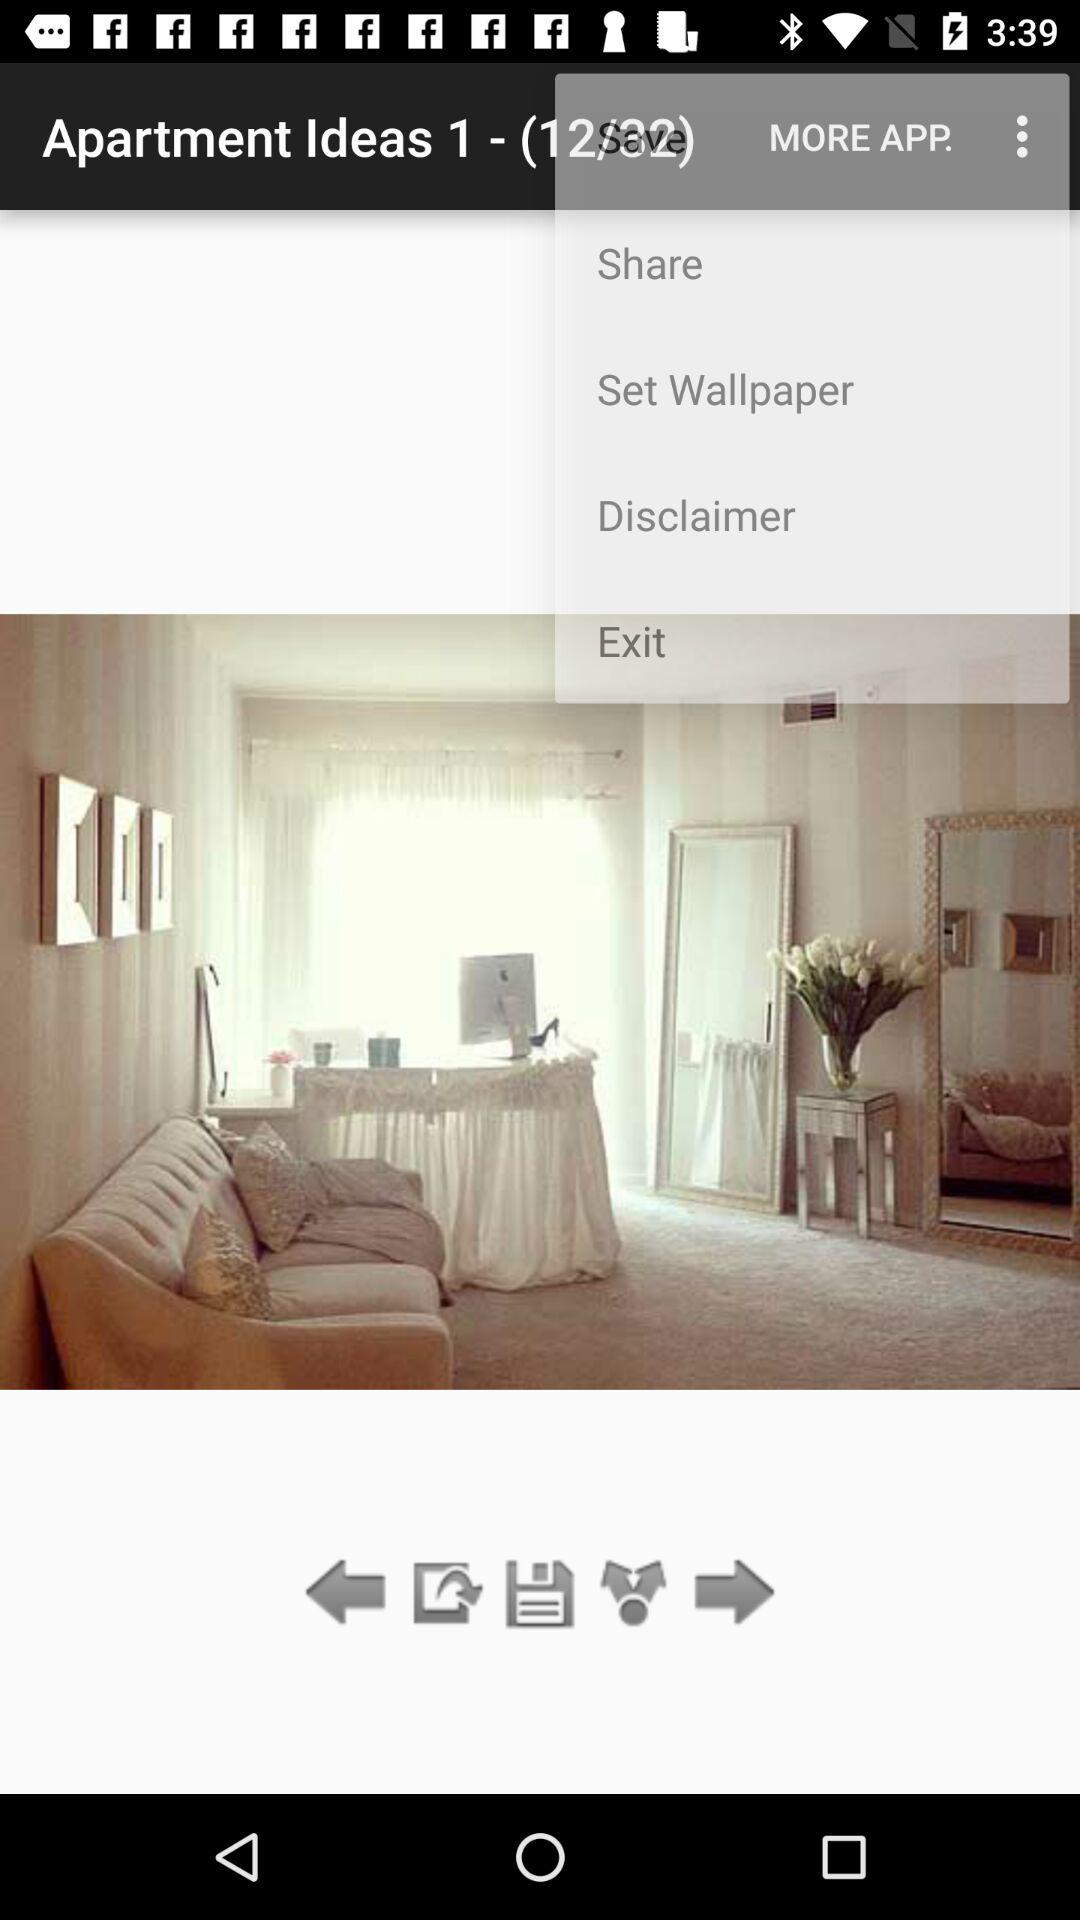 The image size is (1080, 1920). Describe the element at coordinates (444, 1593) in the screenshot. I see `the launch icon` at that location.